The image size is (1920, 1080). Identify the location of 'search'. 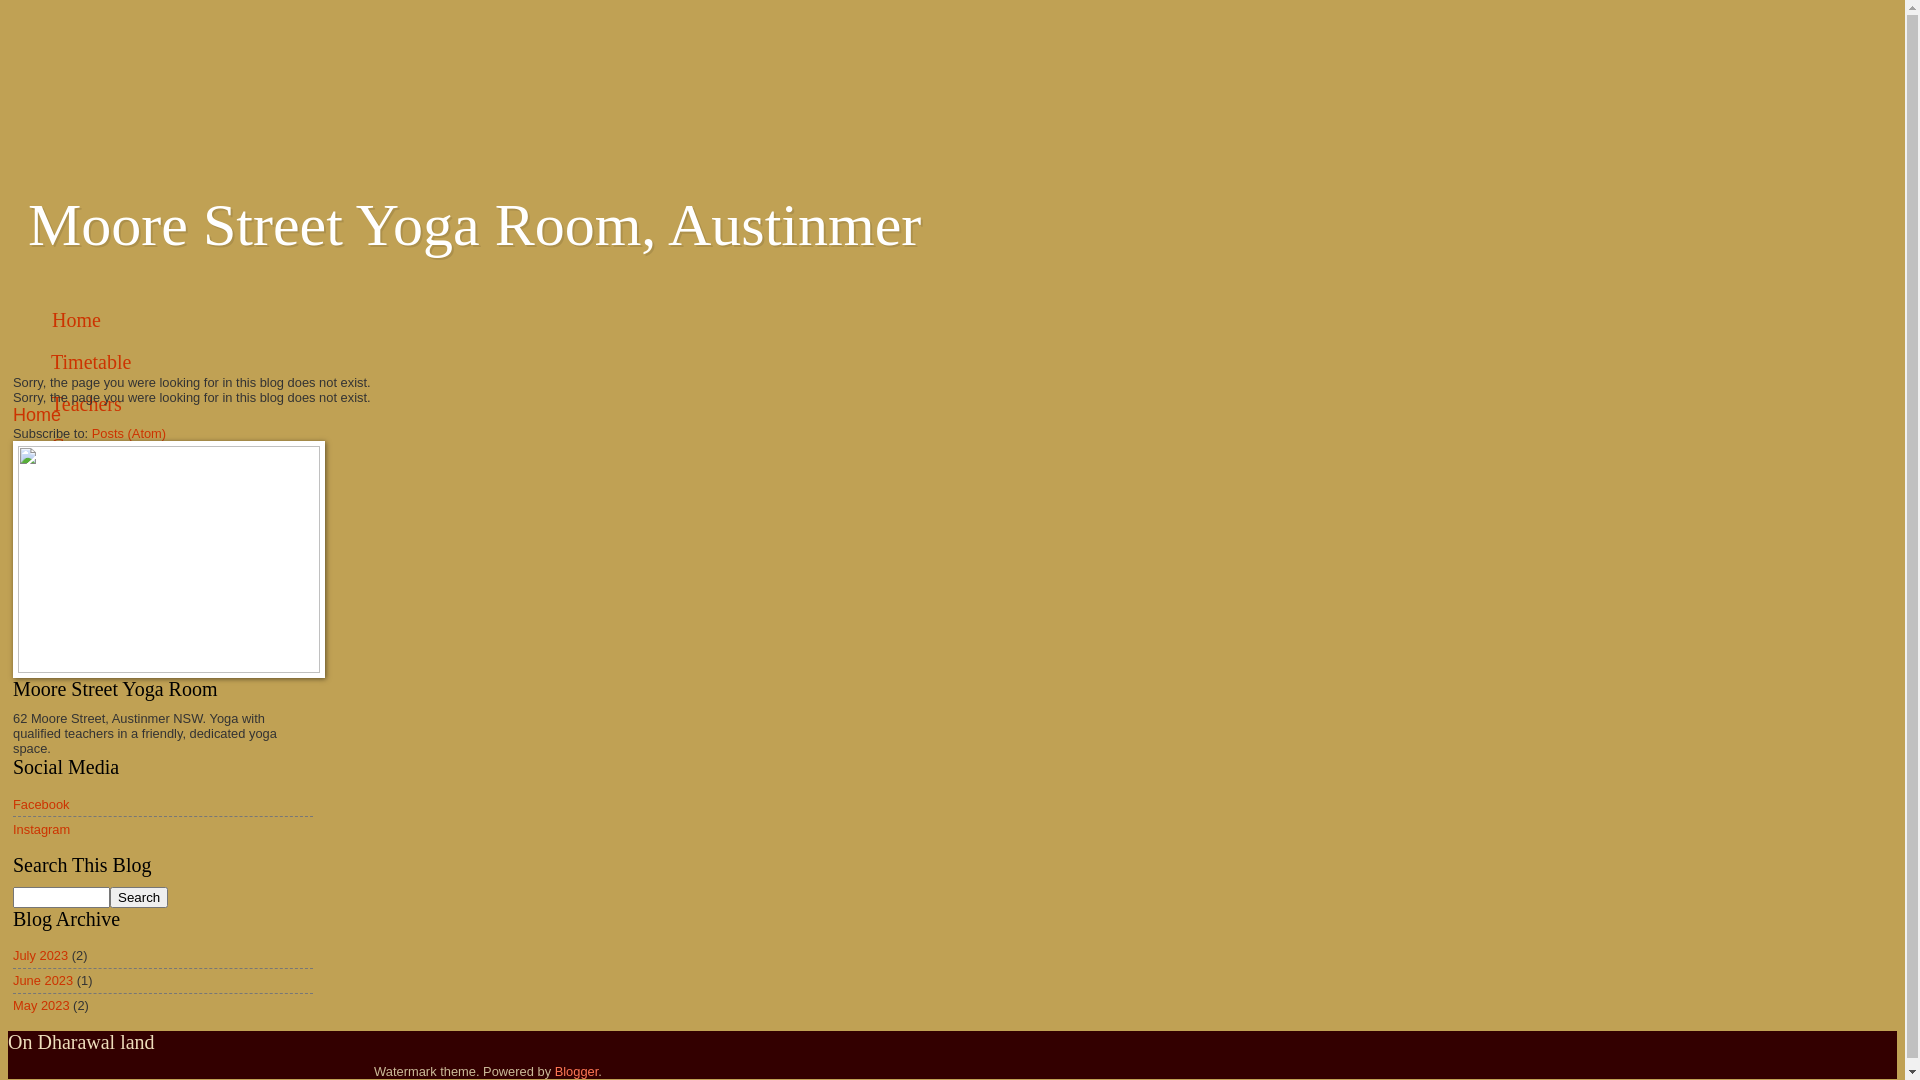
(138, 896).